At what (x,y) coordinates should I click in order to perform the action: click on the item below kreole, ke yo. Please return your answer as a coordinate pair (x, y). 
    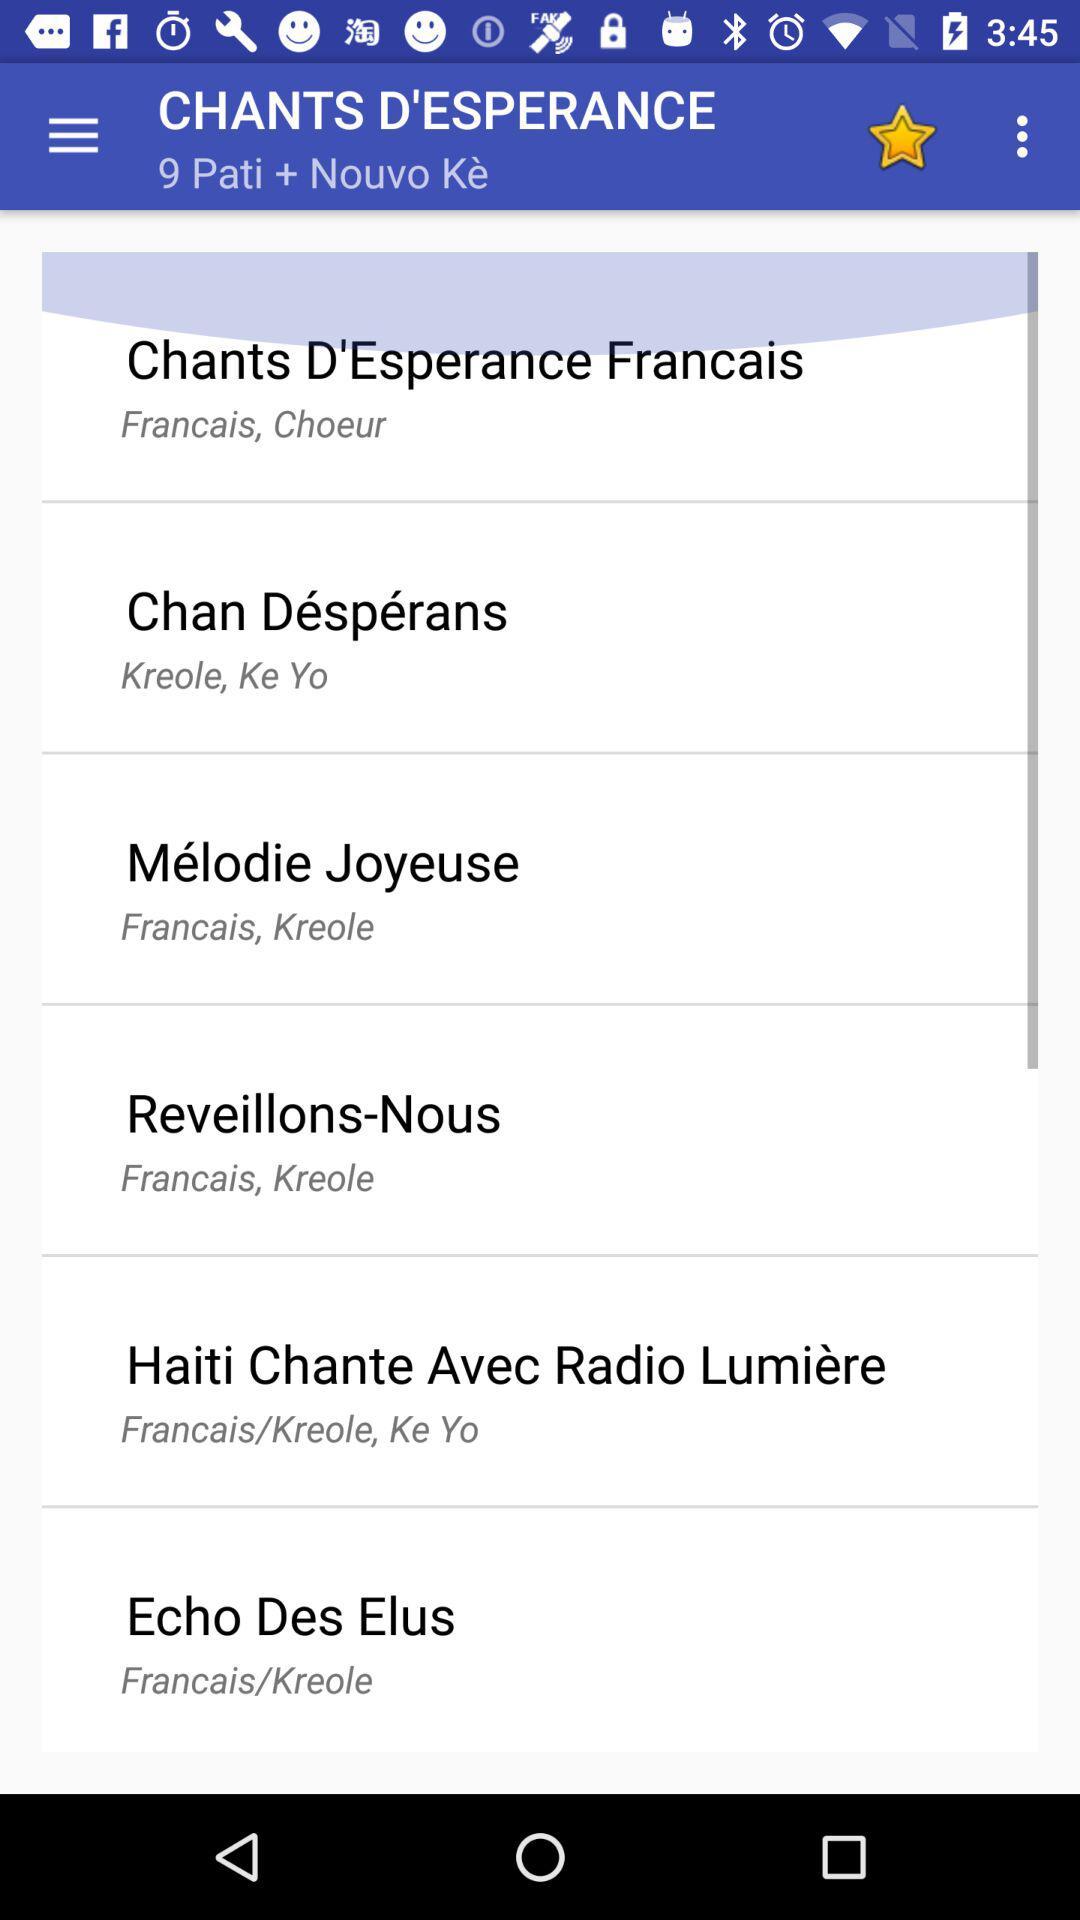
    Looking at the image, I should click on (321, 860).